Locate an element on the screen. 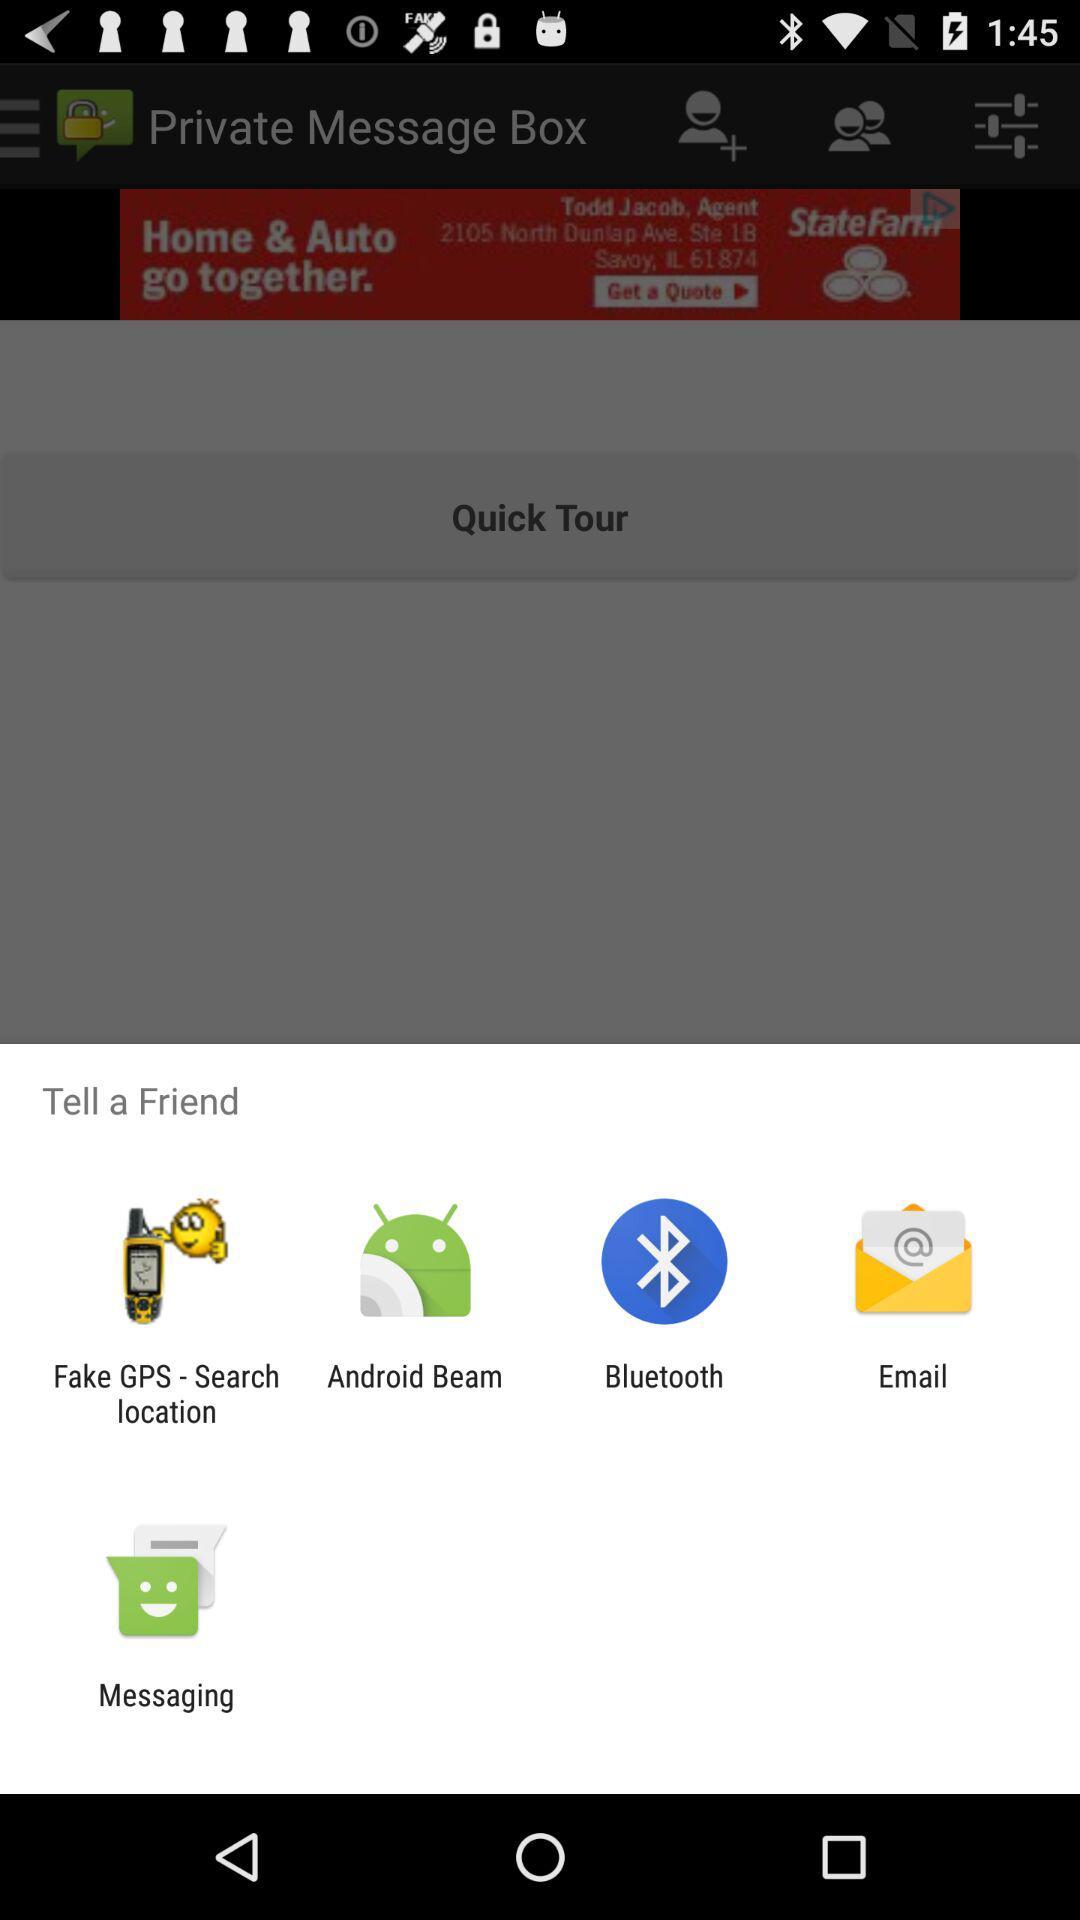 The width and height of the screenshot is (1080, 1920). the email icon is located at coordinates (913, 1392).